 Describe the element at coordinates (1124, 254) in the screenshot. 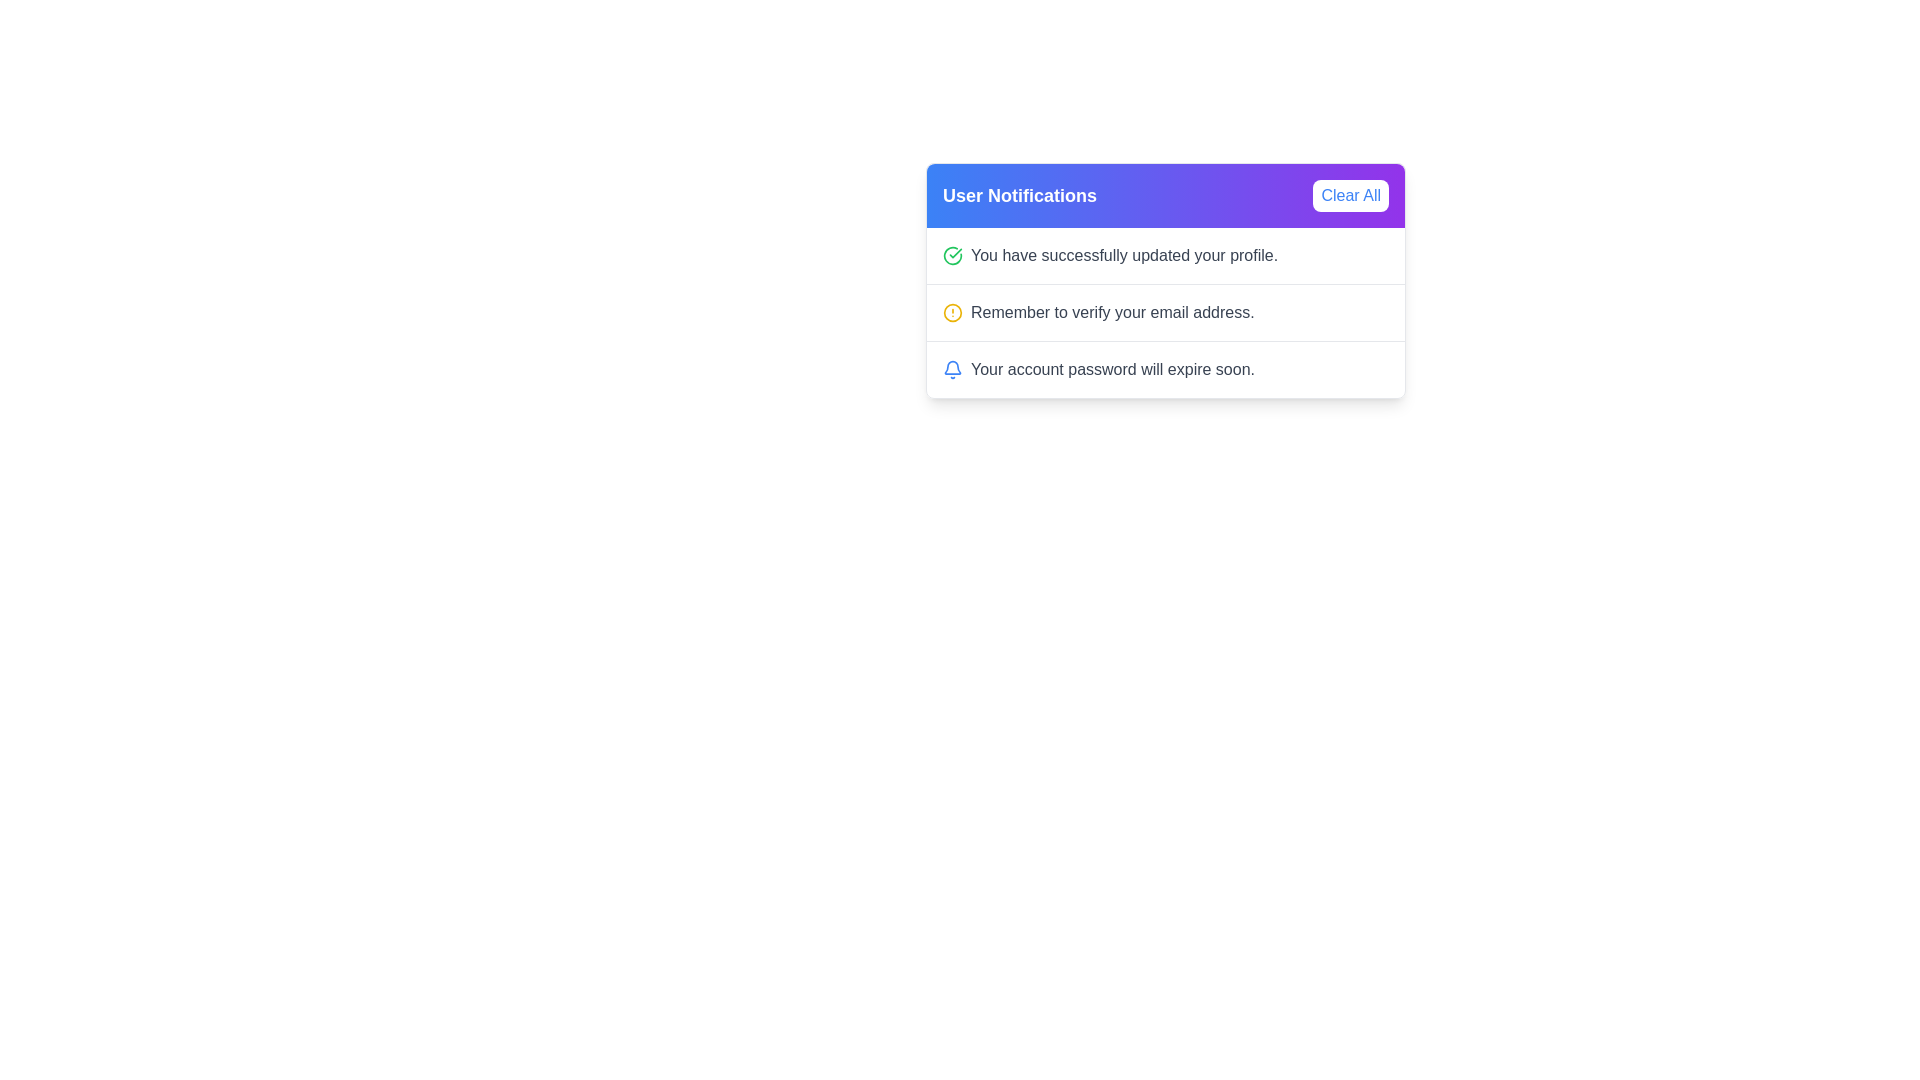

I see `the confirmation message text label that indicates a successful profile update, located under 'User Notifications' with a green checkmark icon to the left` at that location.